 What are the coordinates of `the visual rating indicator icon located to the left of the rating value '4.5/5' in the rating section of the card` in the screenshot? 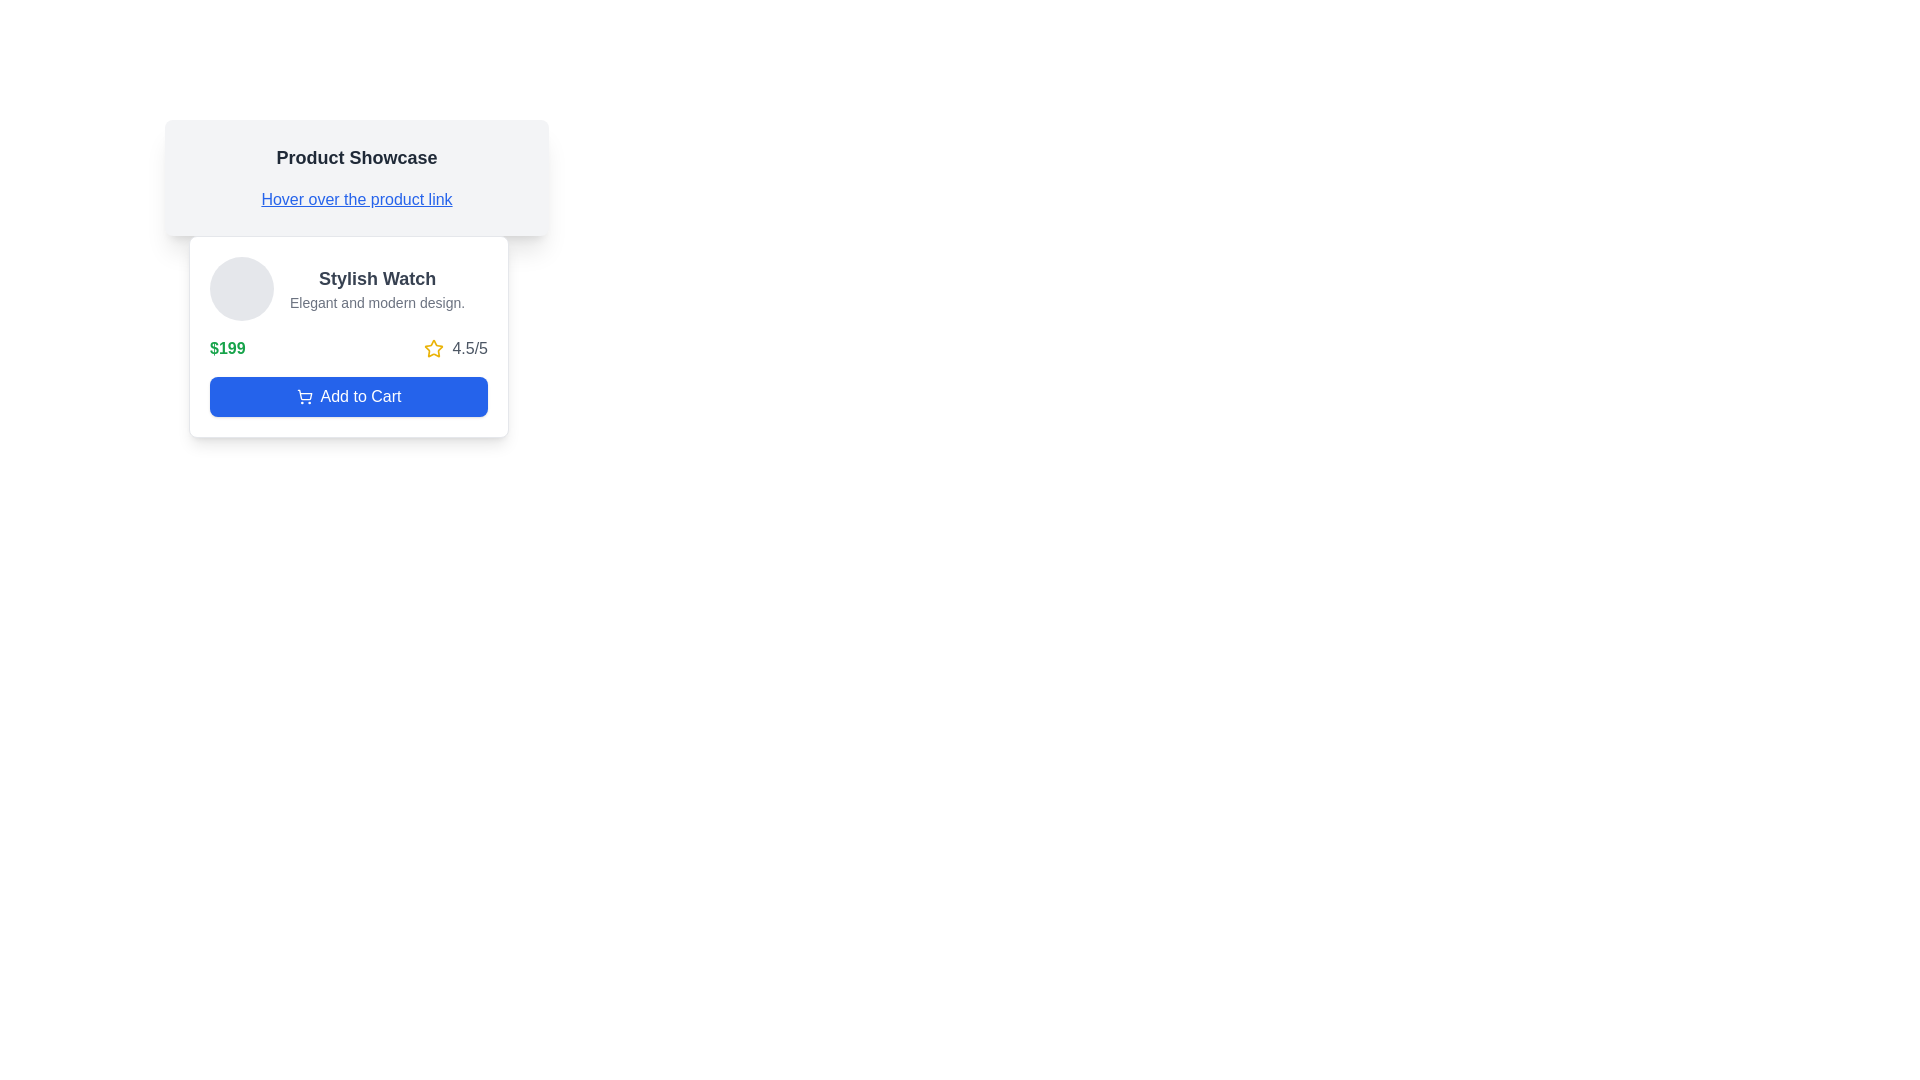 It's located at (433, 347).